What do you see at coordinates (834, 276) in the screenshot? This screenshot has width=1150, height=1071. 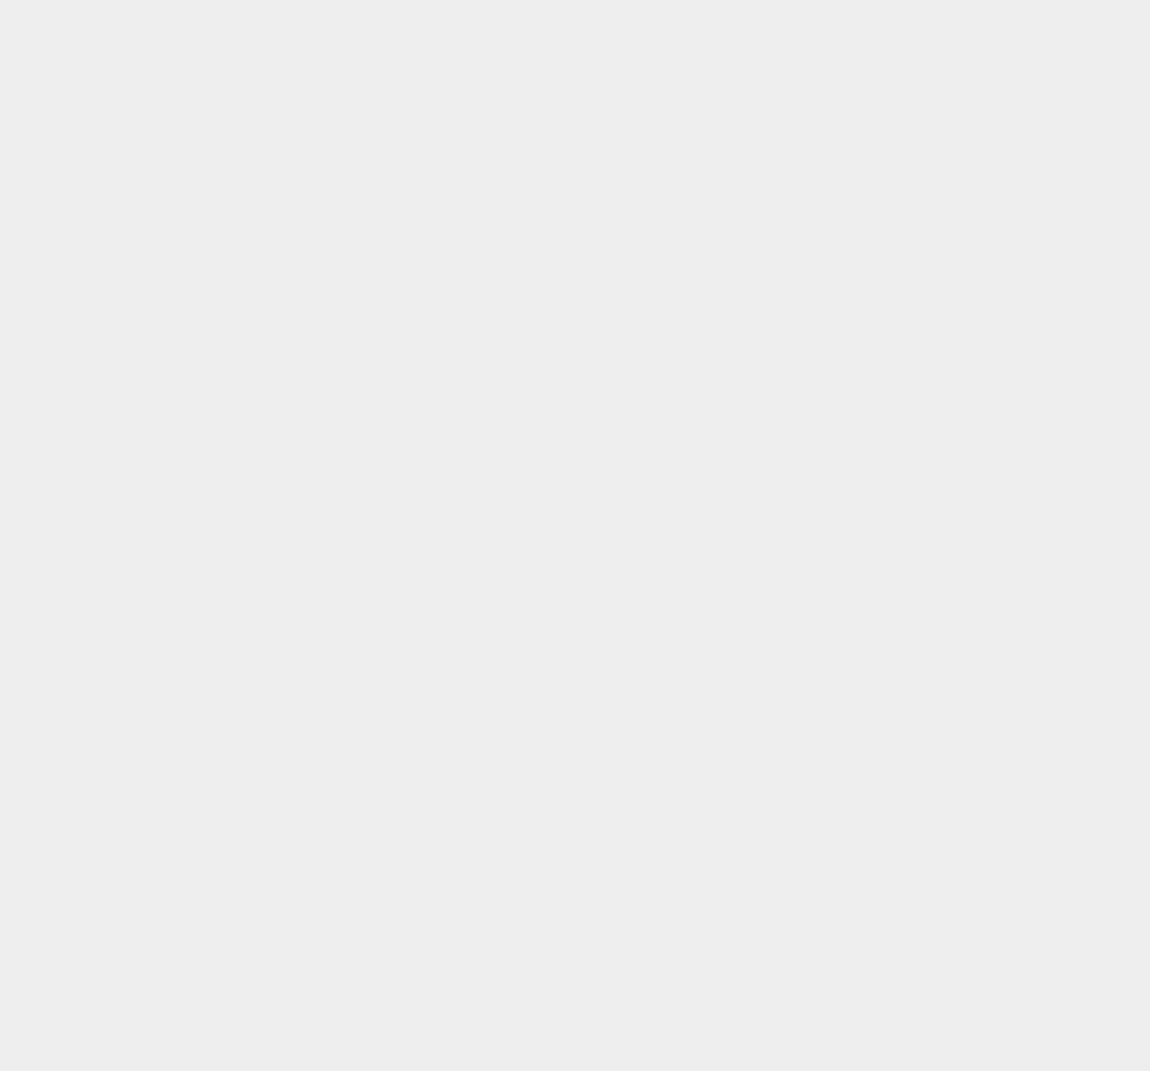 I see `'iOS 5.1'` at bounding box center [834, 276].